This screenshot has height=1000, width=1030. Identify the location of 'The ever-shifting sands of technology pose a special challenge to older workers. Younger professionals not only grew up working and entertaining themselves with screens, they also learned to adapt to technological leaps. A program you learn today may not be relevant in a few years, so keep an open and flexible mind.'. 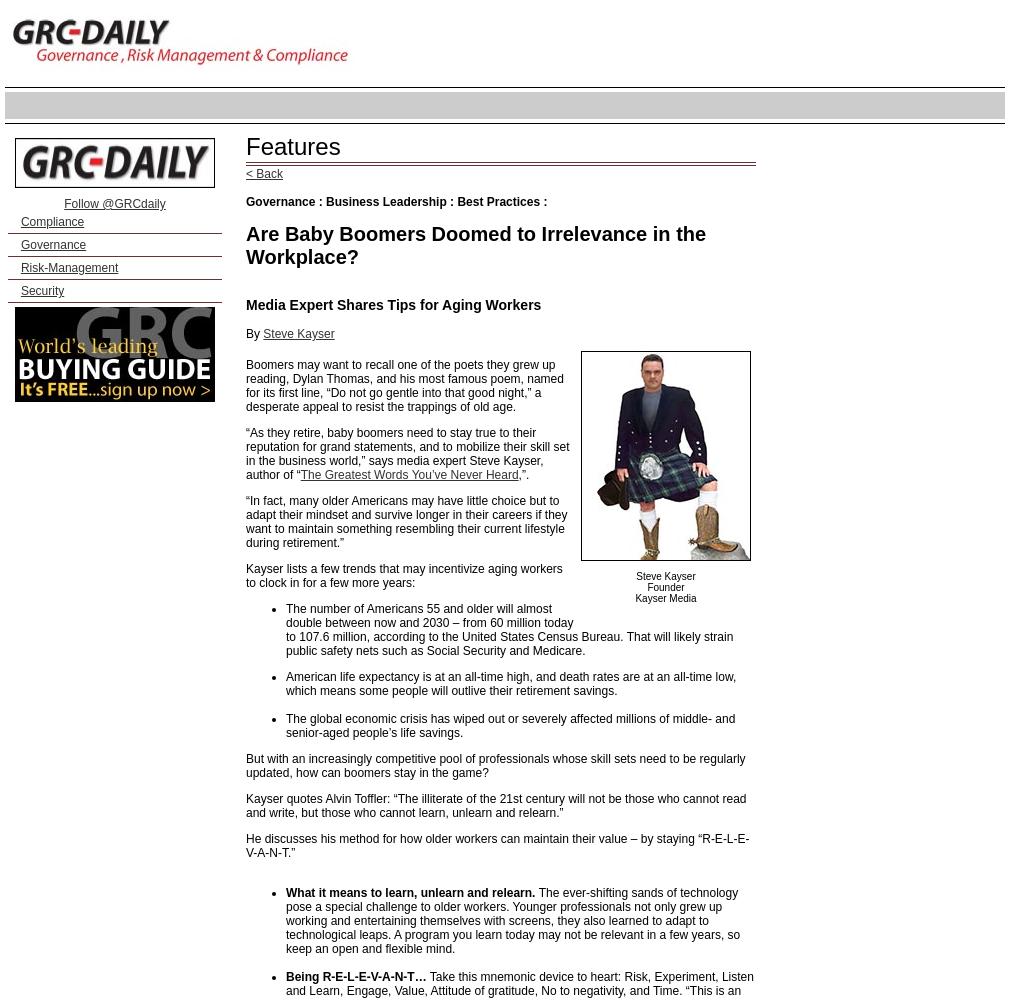
(512, 921).